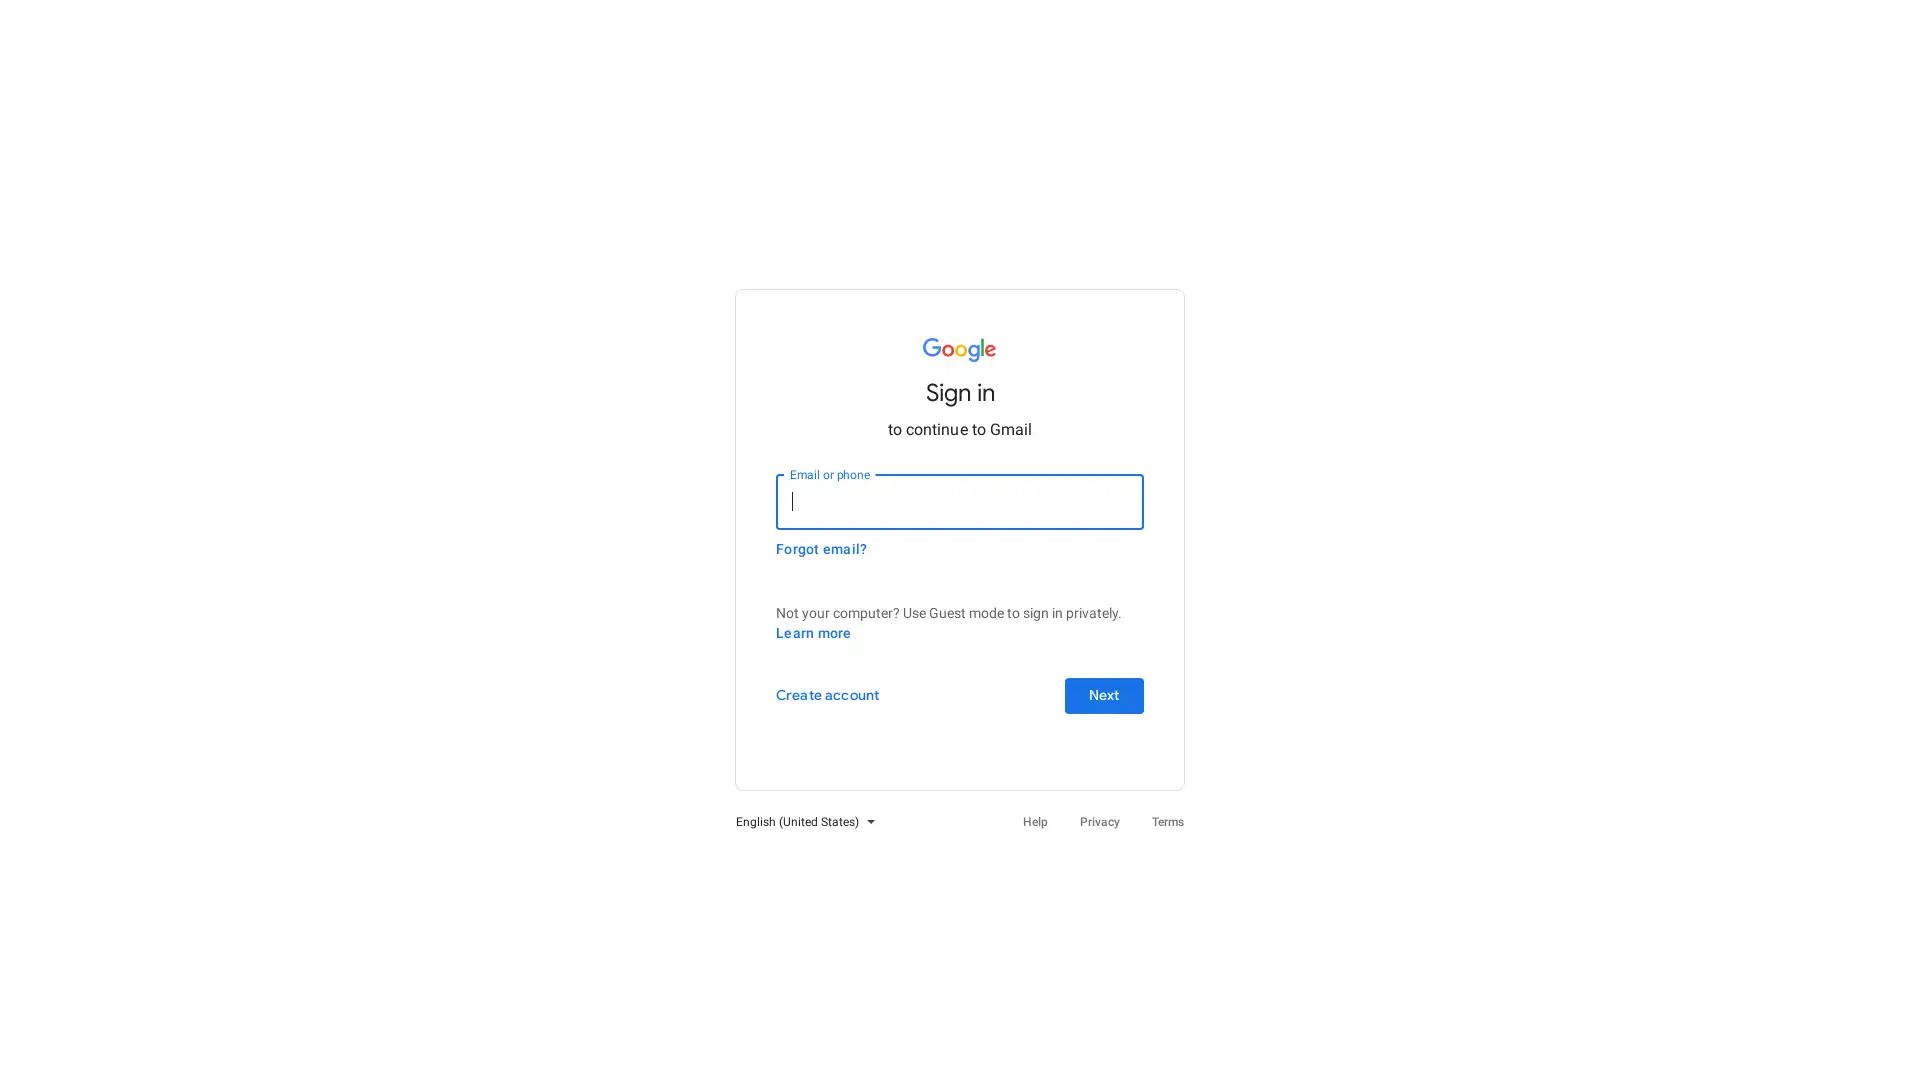  What do you see at coordinates (821, 547) in the screenshot?
I see `Forgot email?` at bounding box center [821, 547].